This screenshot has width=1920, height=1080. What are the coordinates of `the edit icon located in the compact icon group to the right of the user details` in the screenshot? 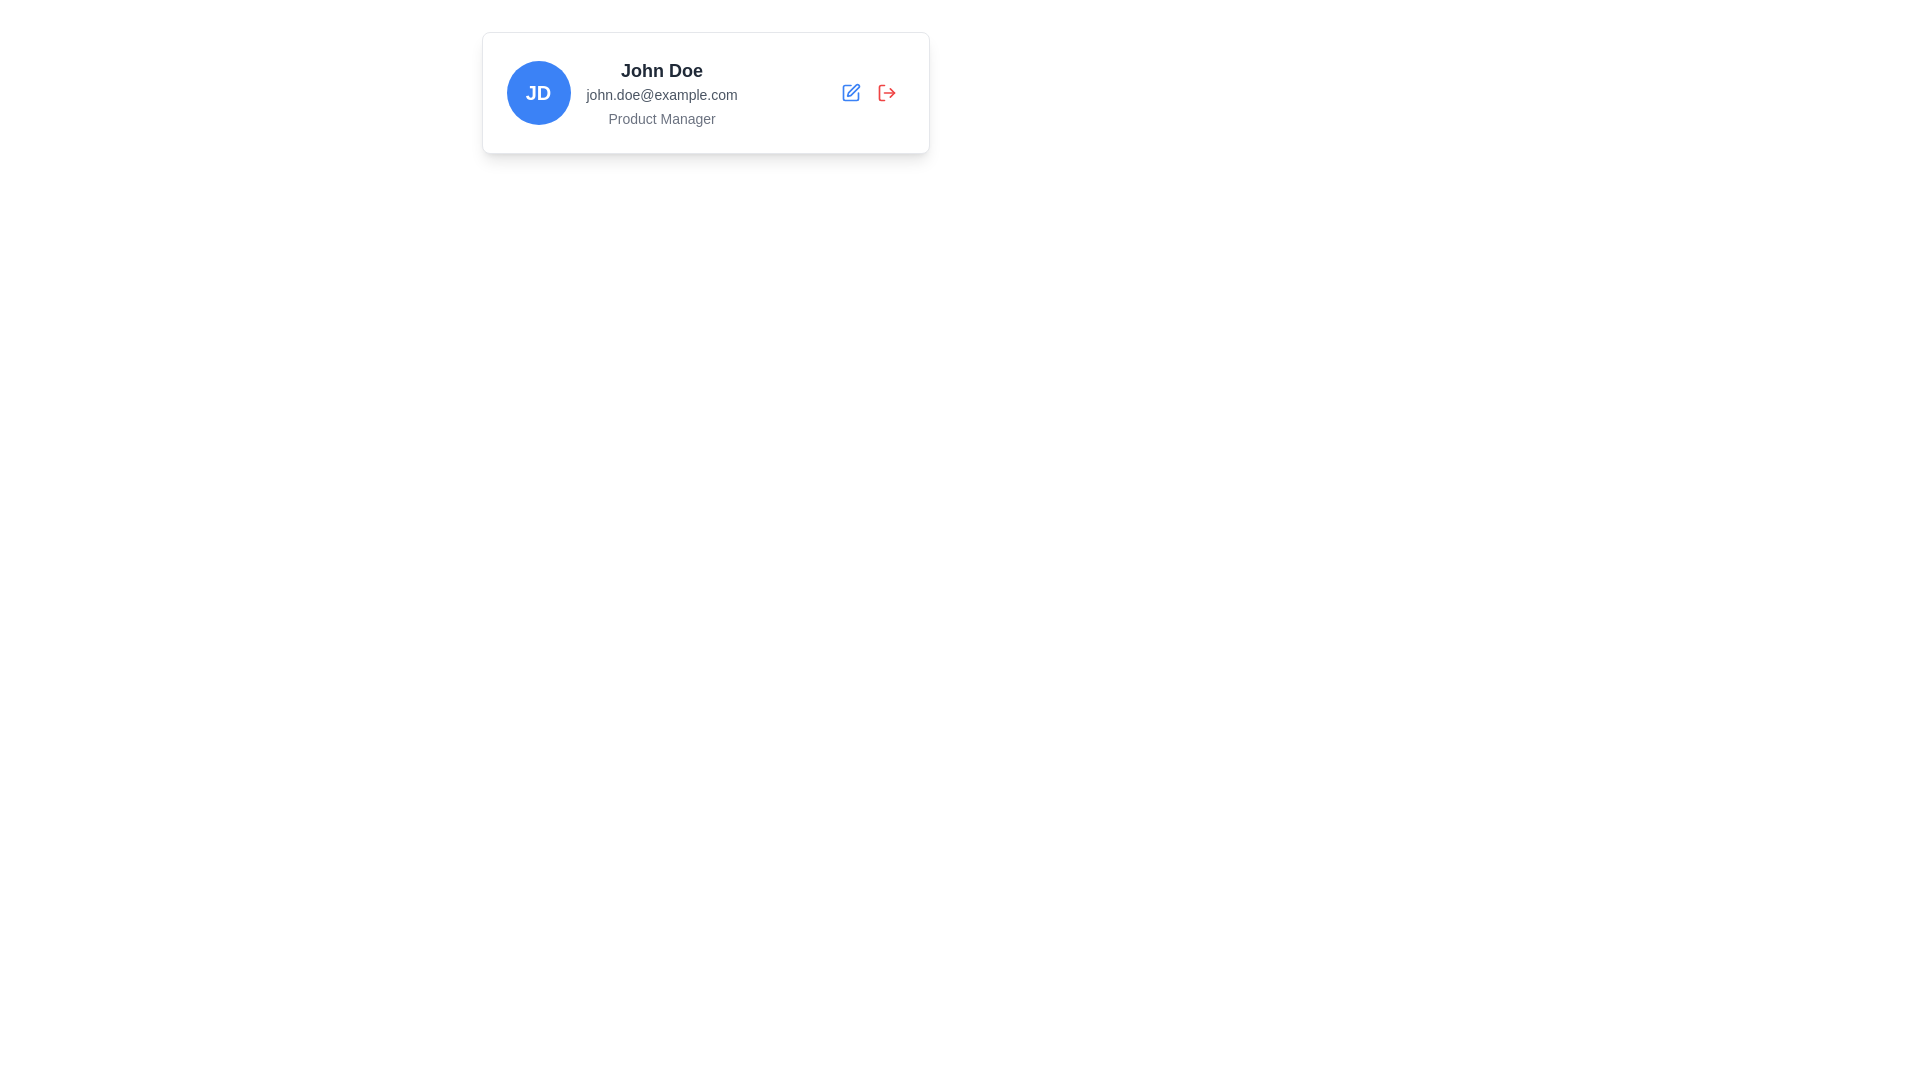 It's located at (853, 90).